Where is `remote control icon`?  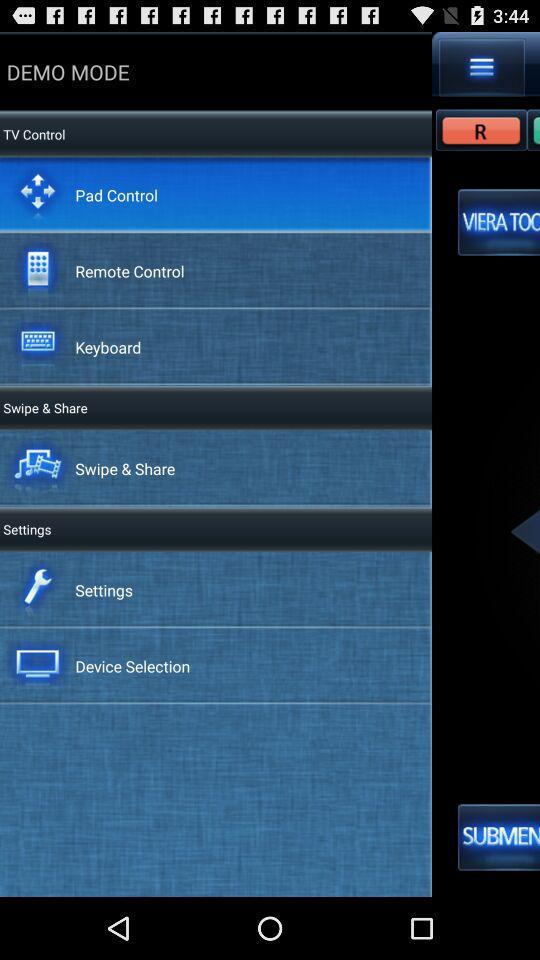
remote control icon is located at coordinates (129, 269).